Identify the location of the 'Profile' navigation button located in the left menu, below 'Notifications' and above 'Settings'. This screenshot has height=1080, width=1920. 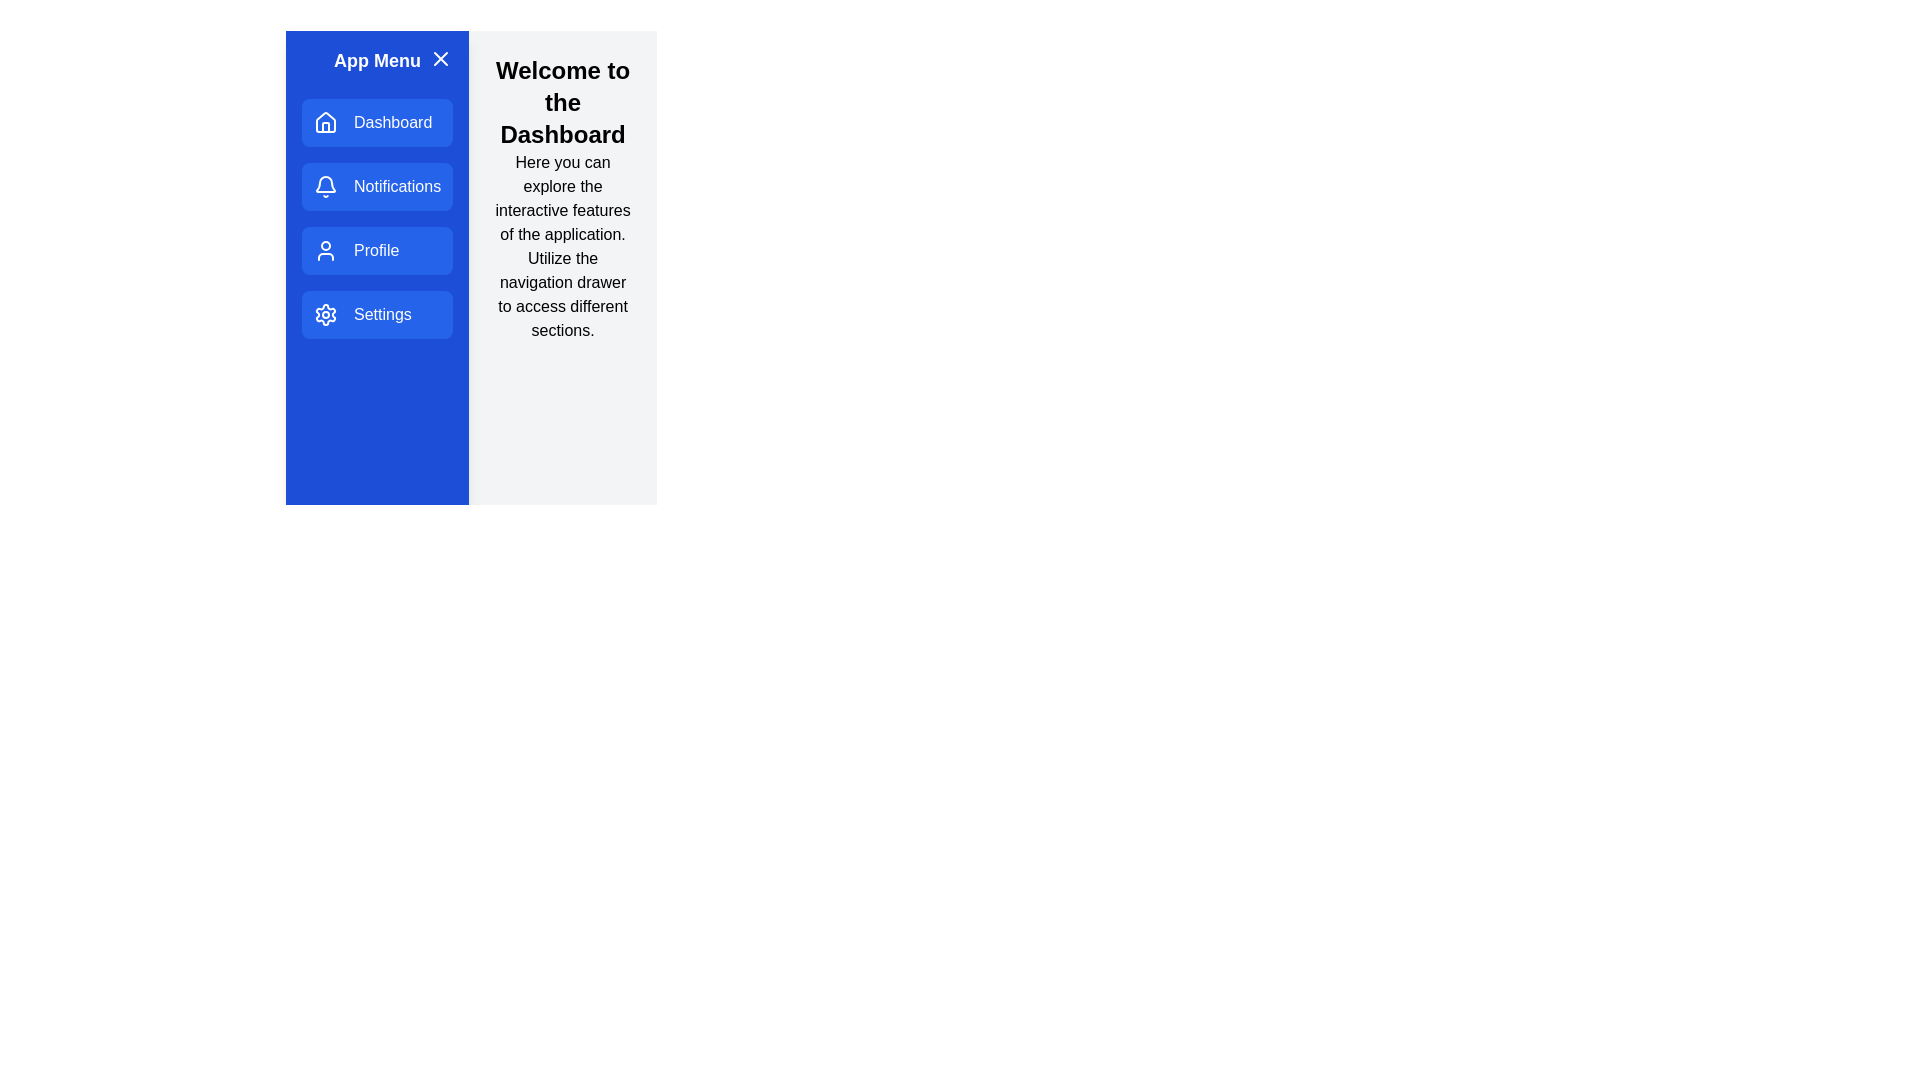
(376, 249).